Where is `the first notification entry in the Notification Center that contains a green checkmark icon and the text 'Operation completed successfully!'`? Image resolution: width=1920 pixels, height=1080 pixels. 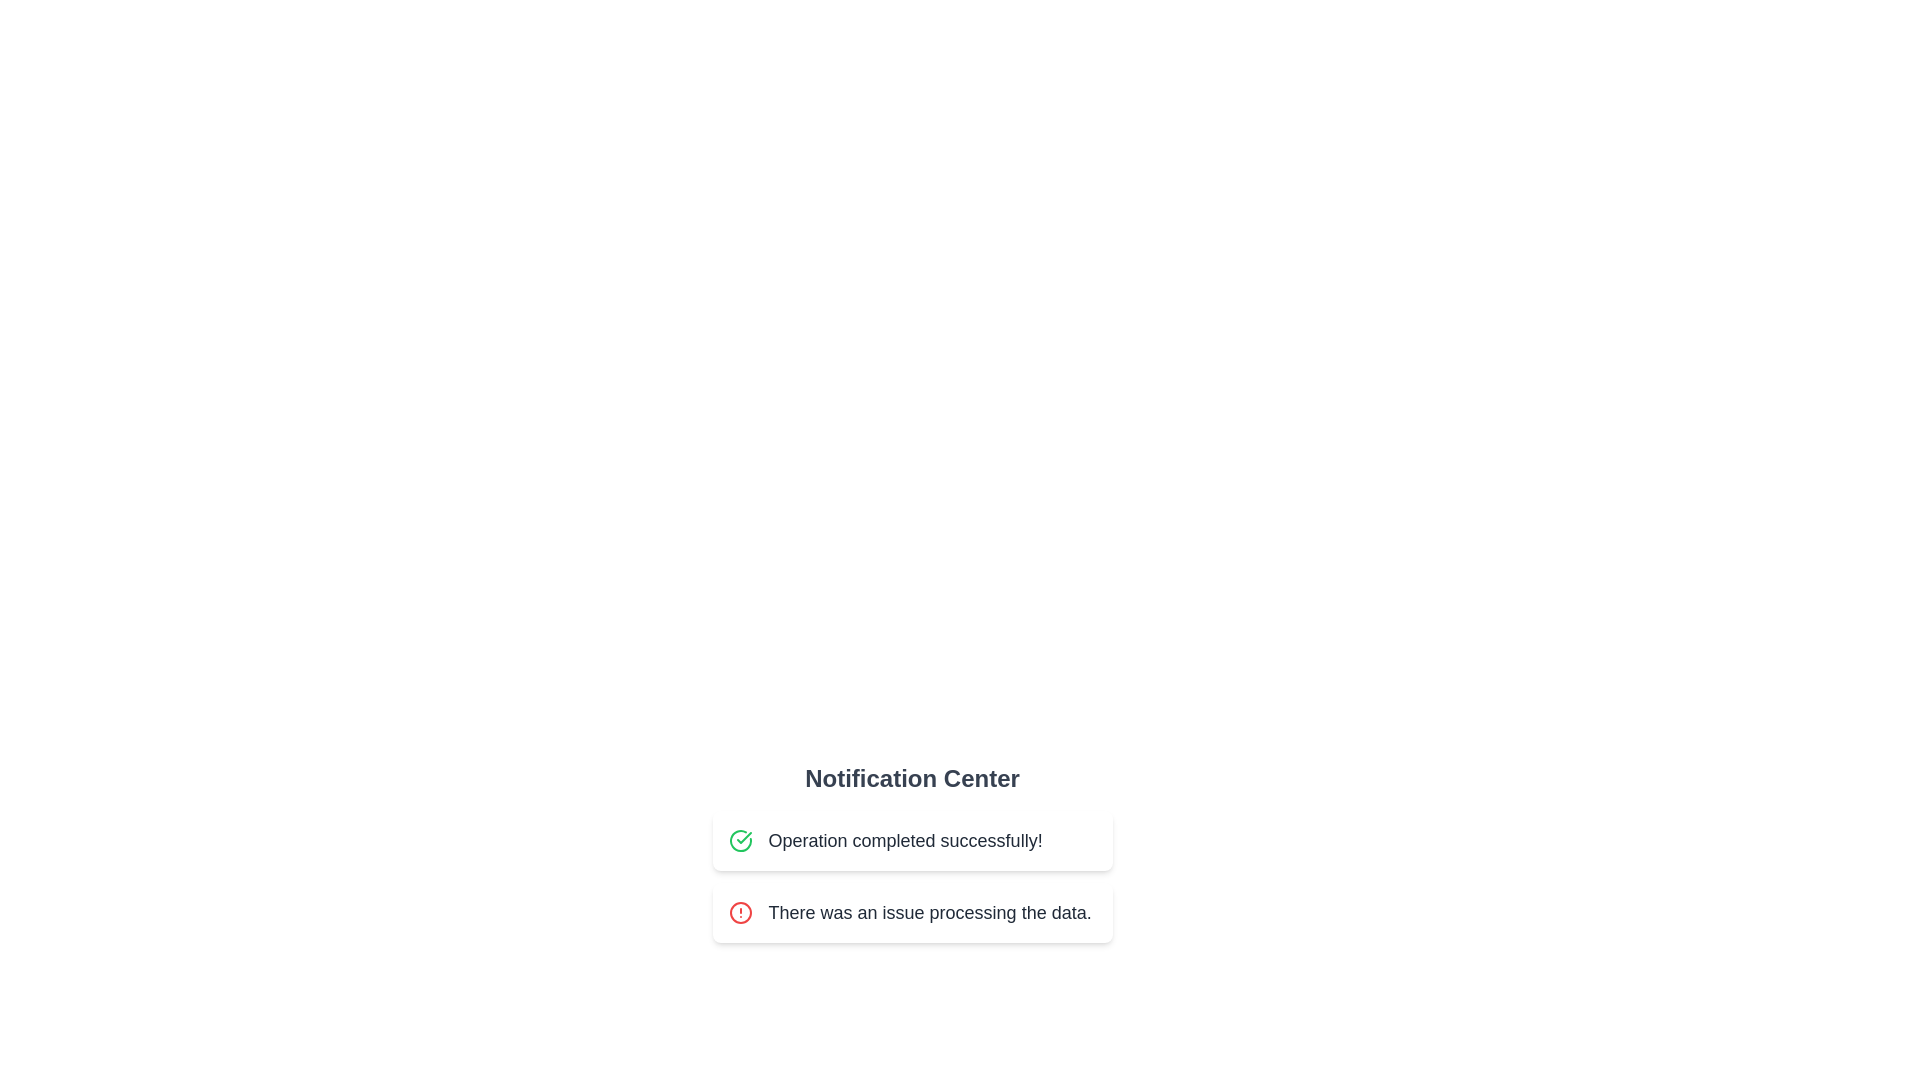 the first notification entry in the Notification Center that contains a green checkmark icon and the text 'Operation completed successfully!' is located at coordinates (911, 840).